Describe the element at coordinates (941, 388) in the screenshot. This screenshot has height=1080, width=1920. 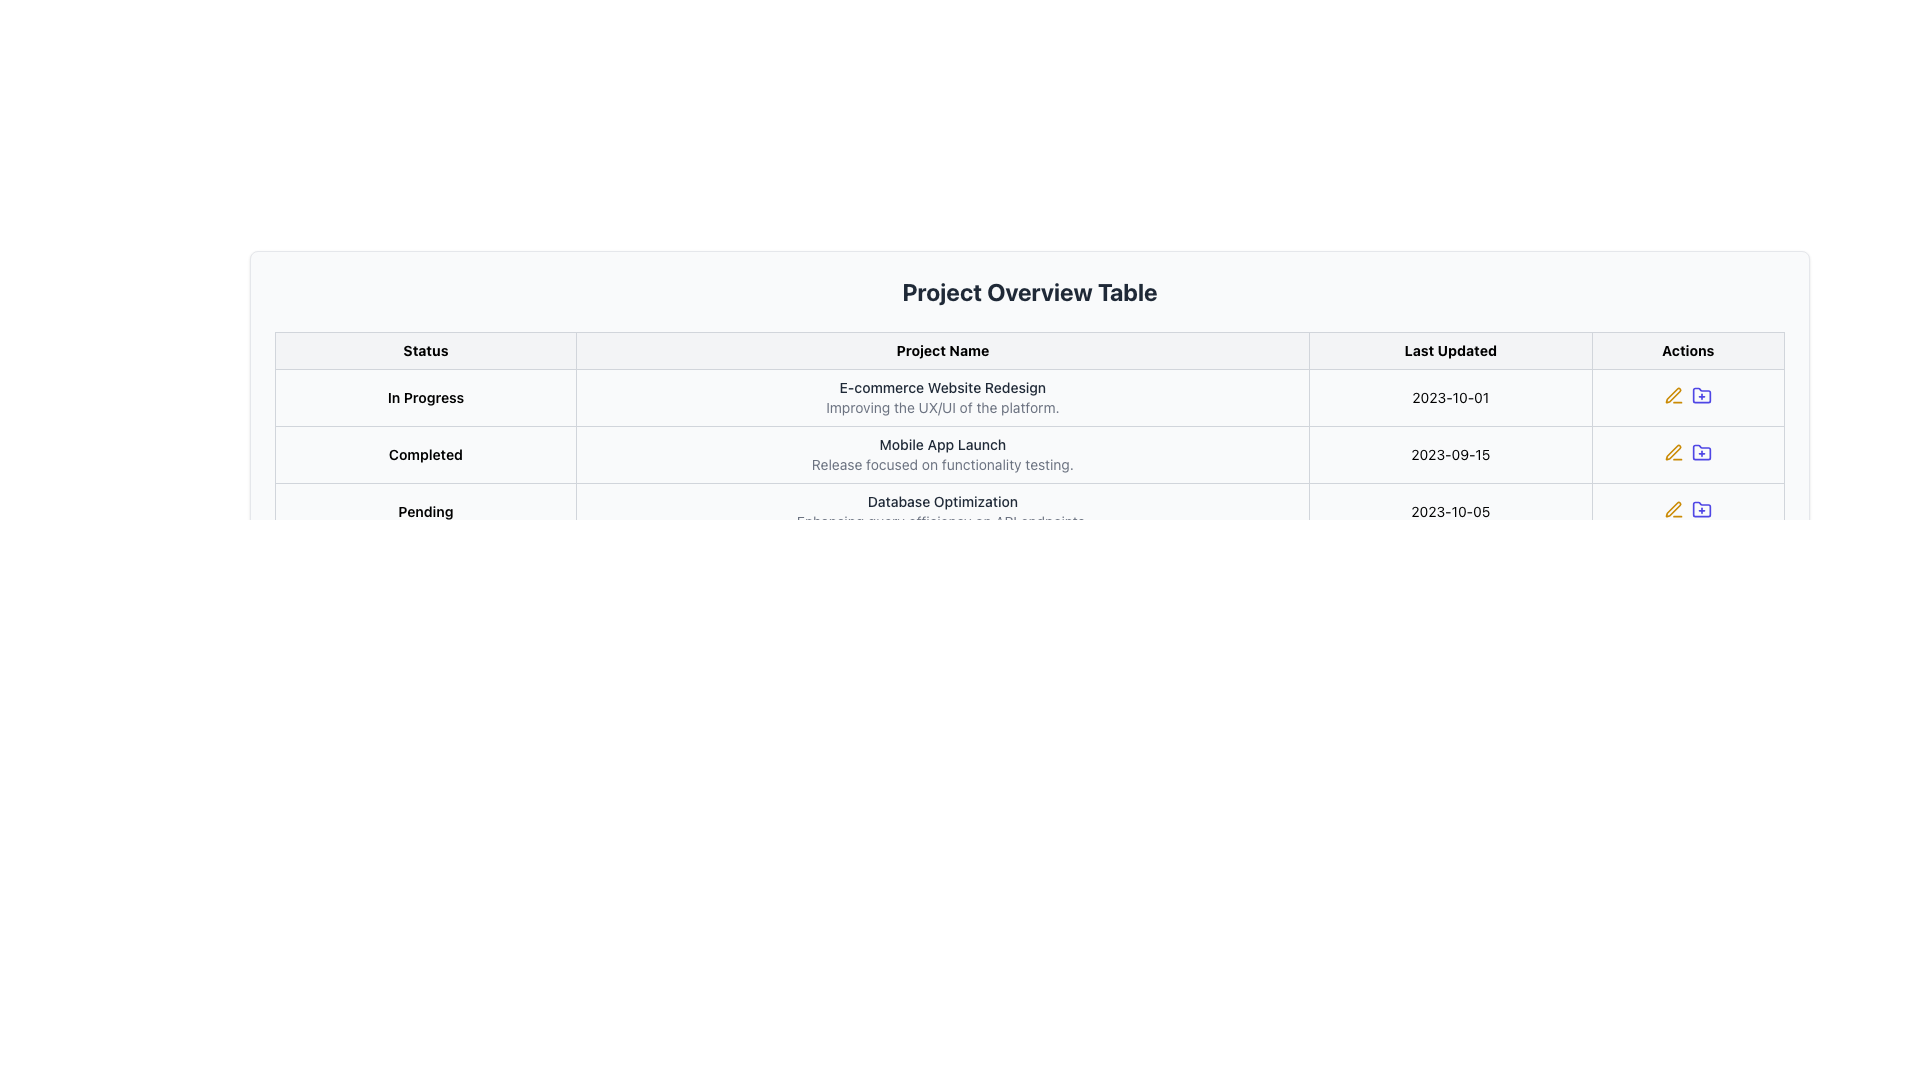
I see `the text element reading 'E-commerce Website Redesign' located in the 'Project Name' column of the table, specifically in the second row` at that location.